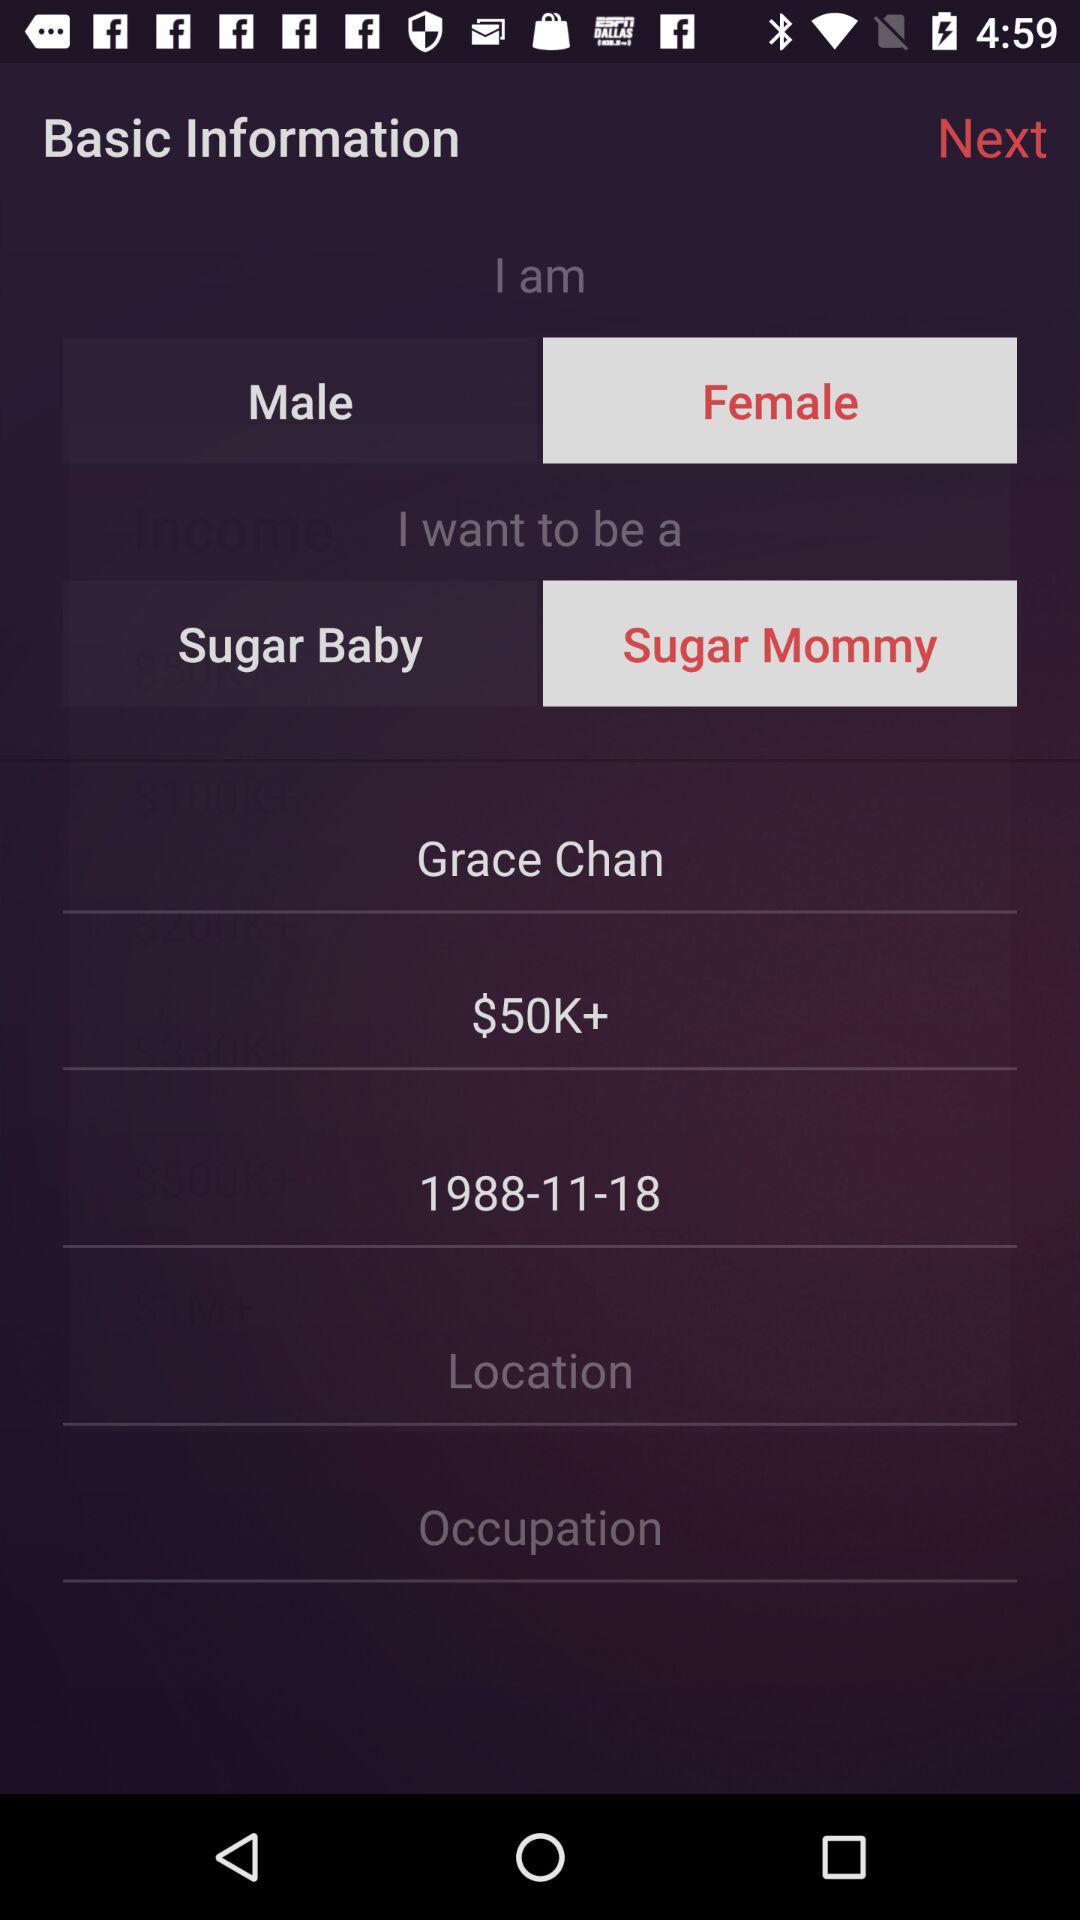 Image resolution: width=1080 pixels, height=1920 pixels. Describe the element at coordinates (540, 836) in the screenshot. I see `the option grace chan` at that location.